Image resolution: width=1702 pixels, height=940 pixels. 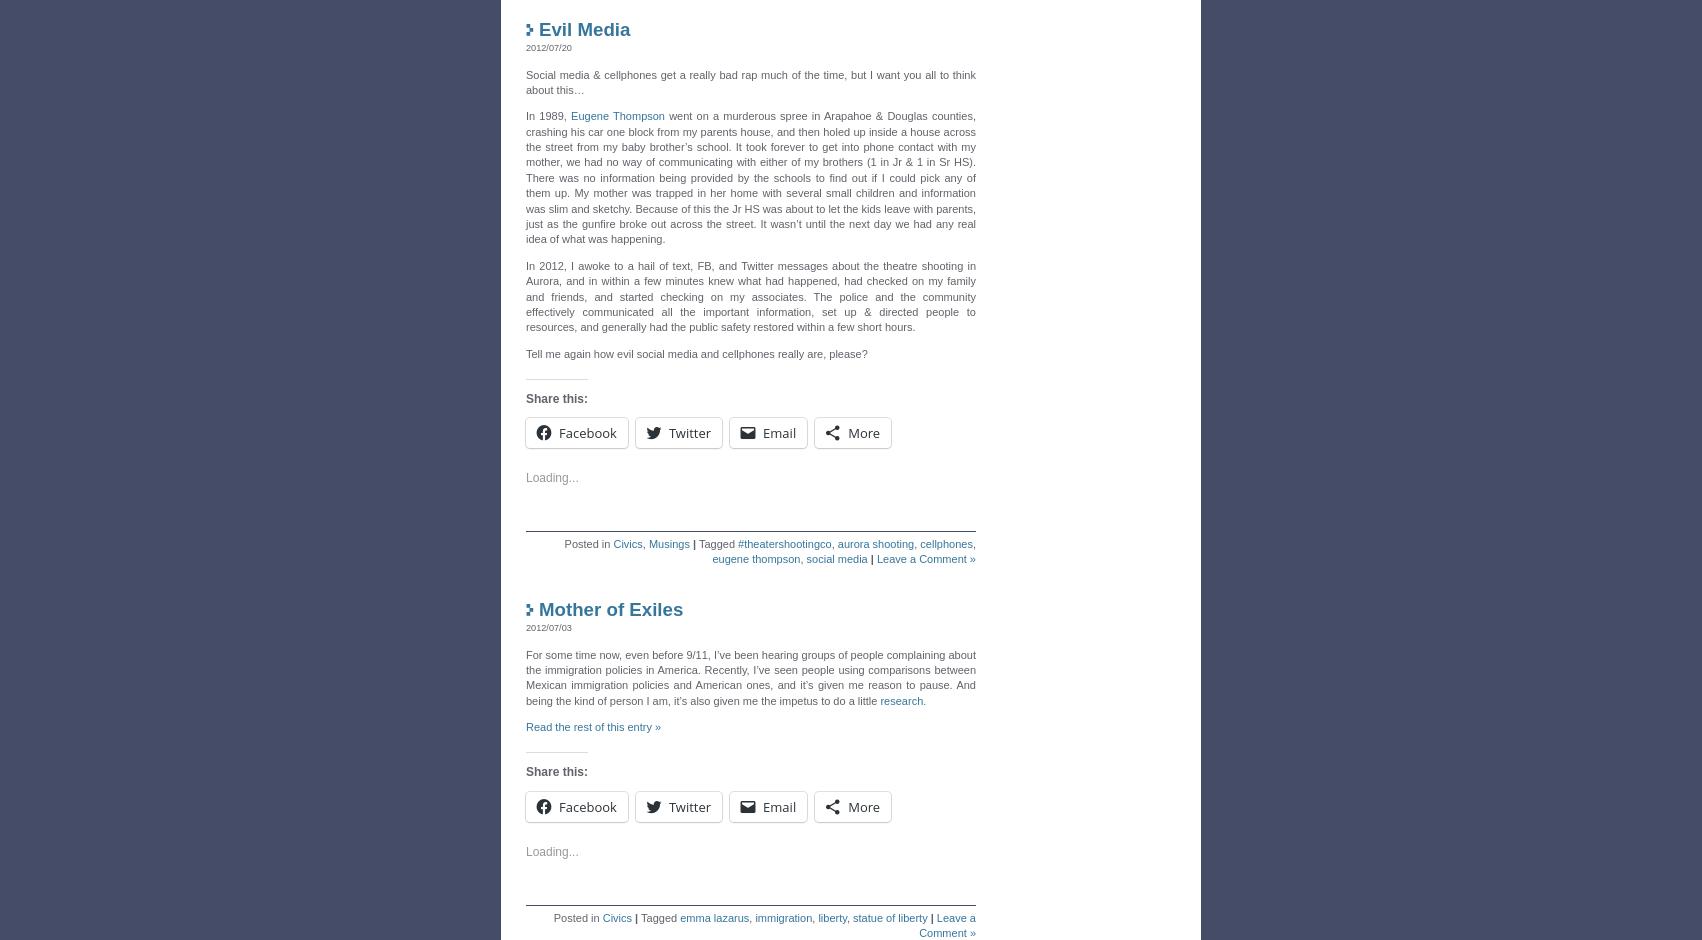 I want to click on '2012/07/20', so click(x=547, y=47).